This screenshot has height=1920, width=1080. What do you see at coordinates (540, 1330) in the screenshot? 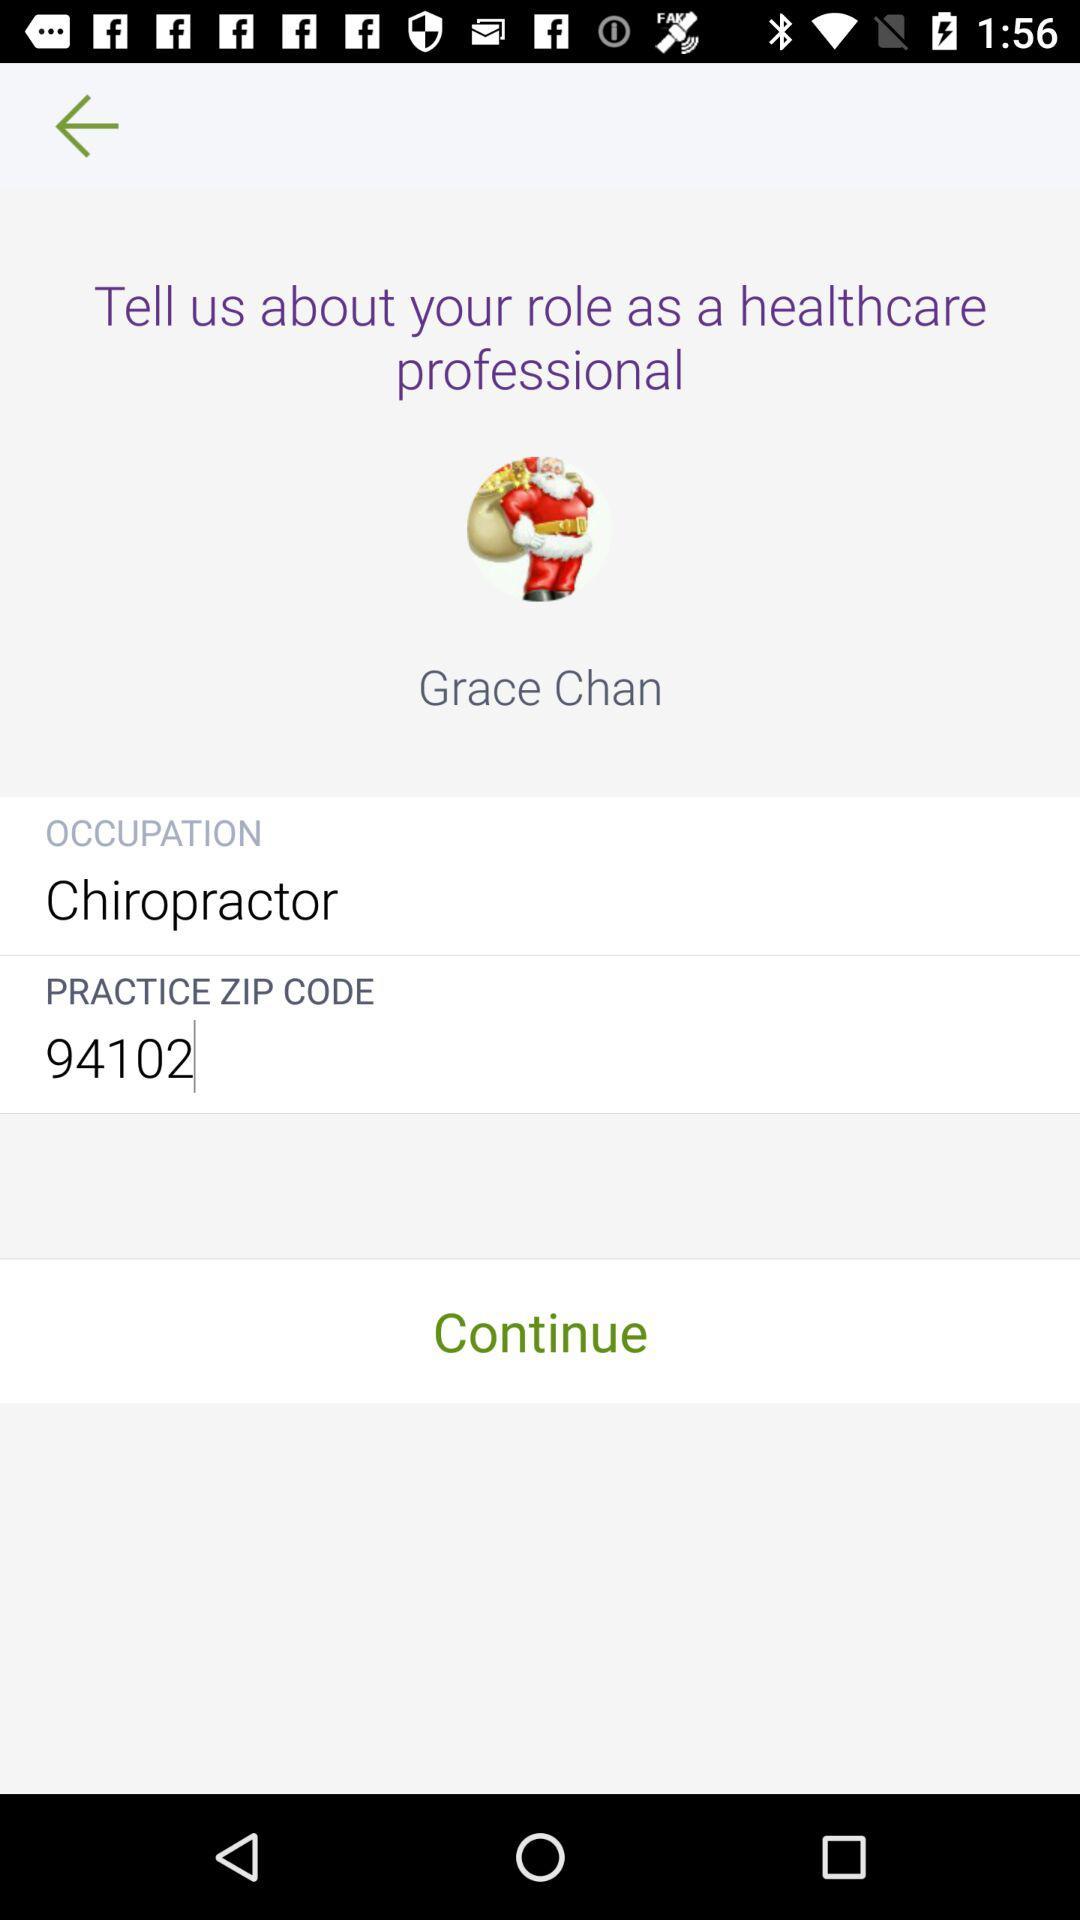
I see `continue item` at bounding box center [540, 1330].